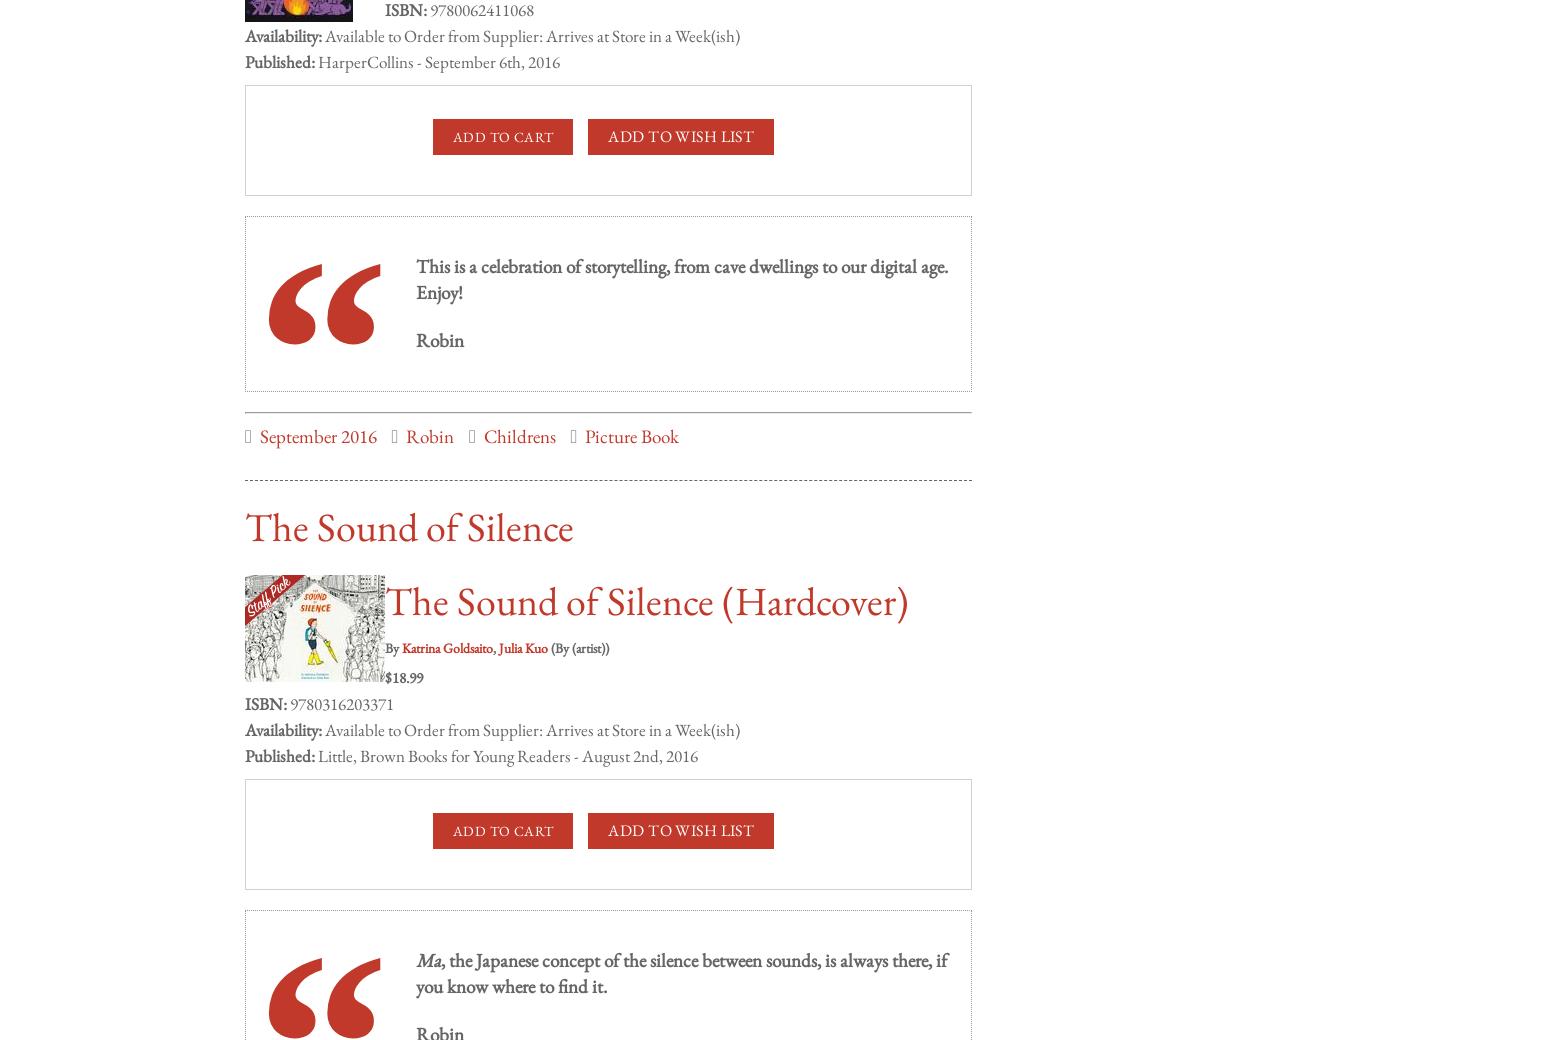 The image size is (1550, 1040). What do you see at coordinates (505, 736) in the screenshot?
I see `'Little, Brown Books for Young Readers - August 2nd, 2016'` at bounding box center [505, 736].